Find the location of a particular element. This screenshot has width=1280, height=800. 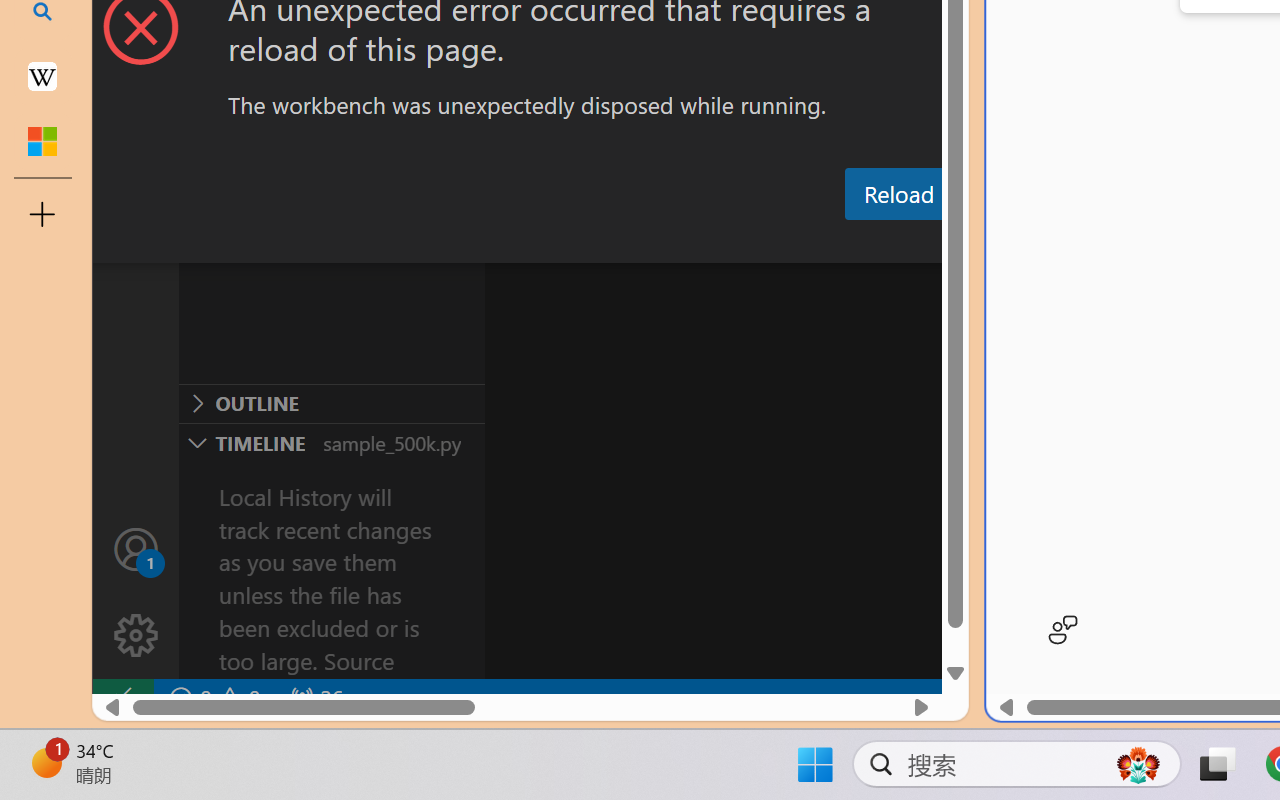

'No Problems' is located at coordinates (213, 698).